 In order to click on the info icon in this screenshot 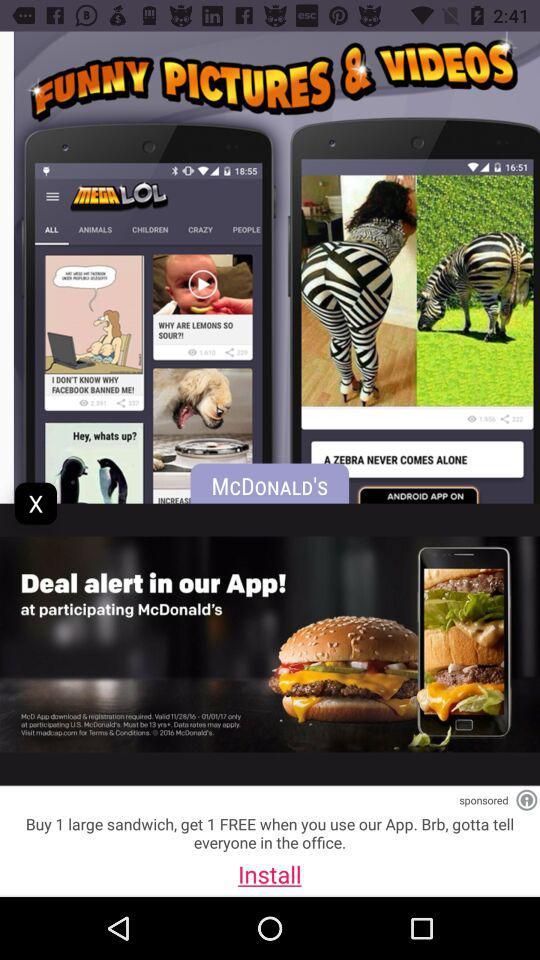, I will do `click(526, 800)`.